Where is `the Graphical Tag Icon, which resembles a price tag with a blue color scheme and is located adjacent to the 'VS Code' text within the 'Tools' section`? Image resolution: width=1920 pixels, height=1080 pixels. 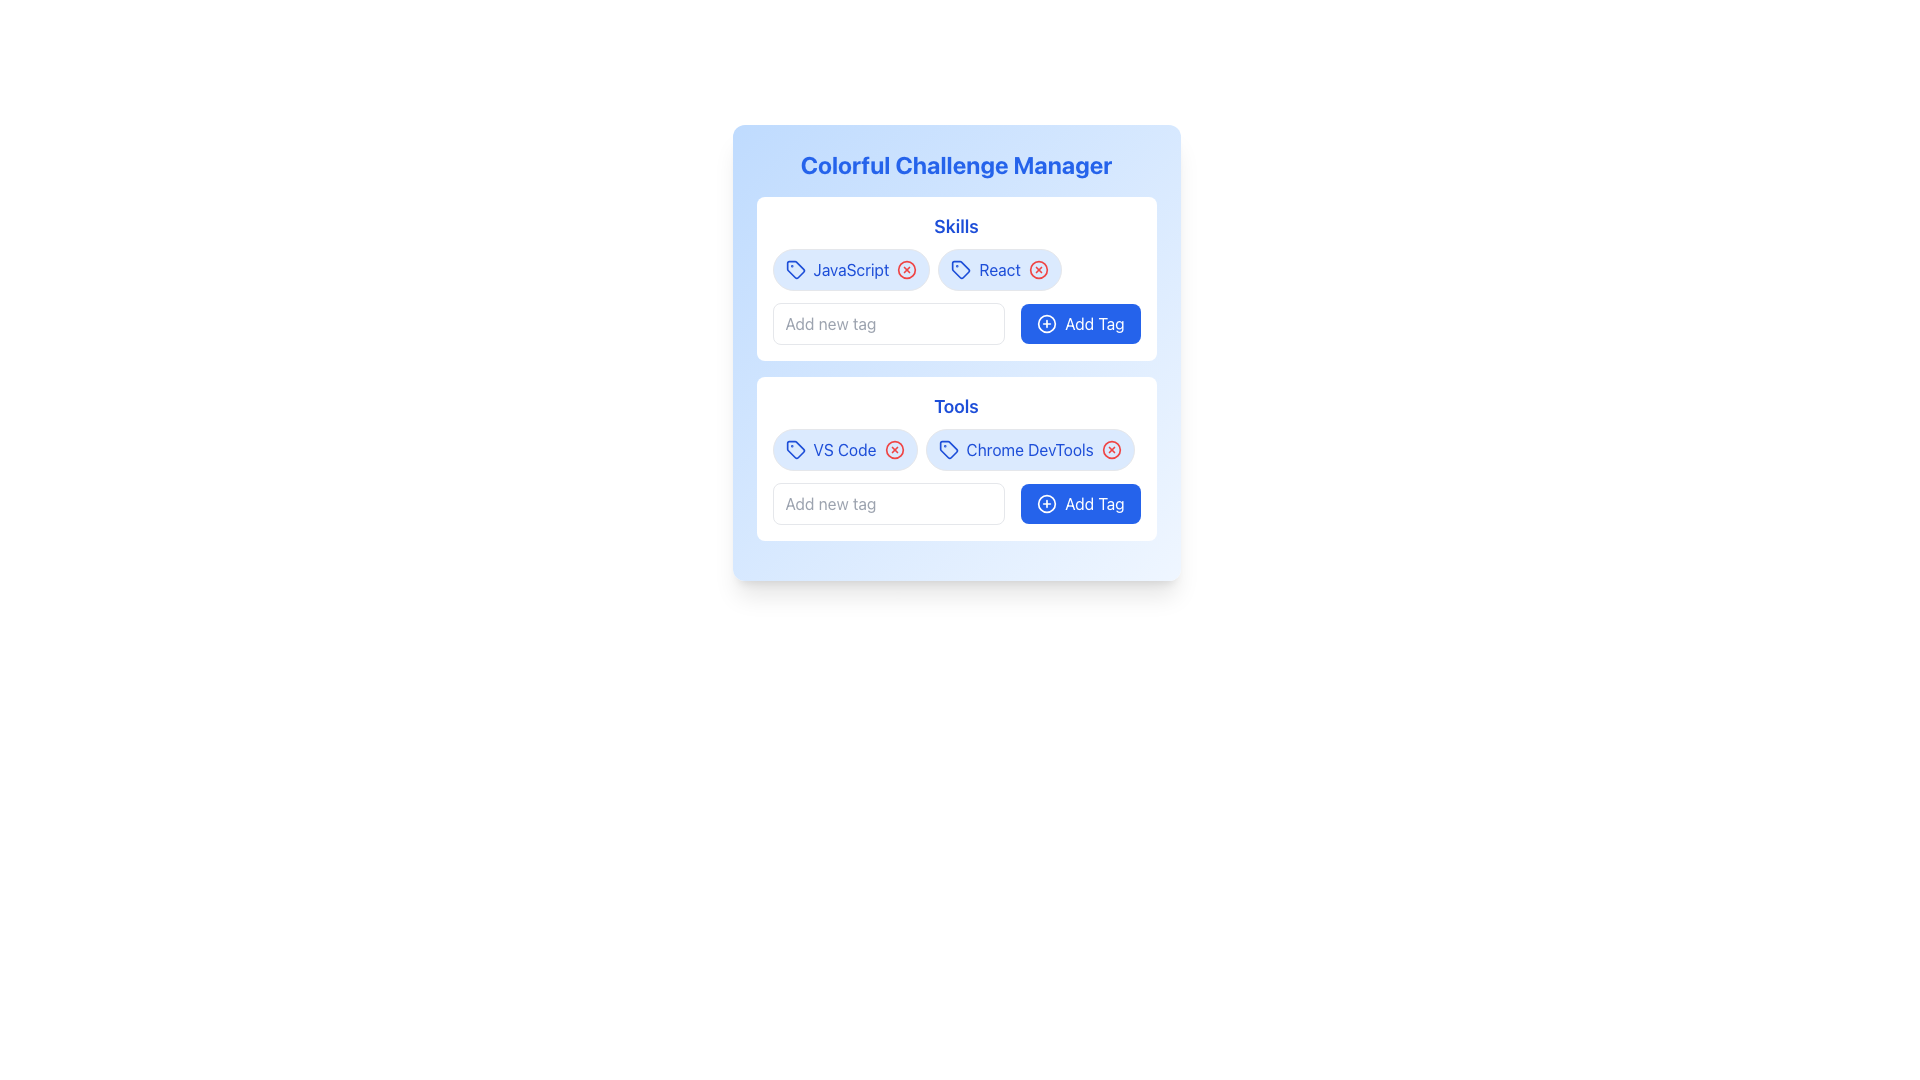 the Graphical Tag Icon, which resembles a price tag with a blue color scheme and is located adjacent to the 'VS Code' text within the 'Tools' section is located at coordinates (794, 450).